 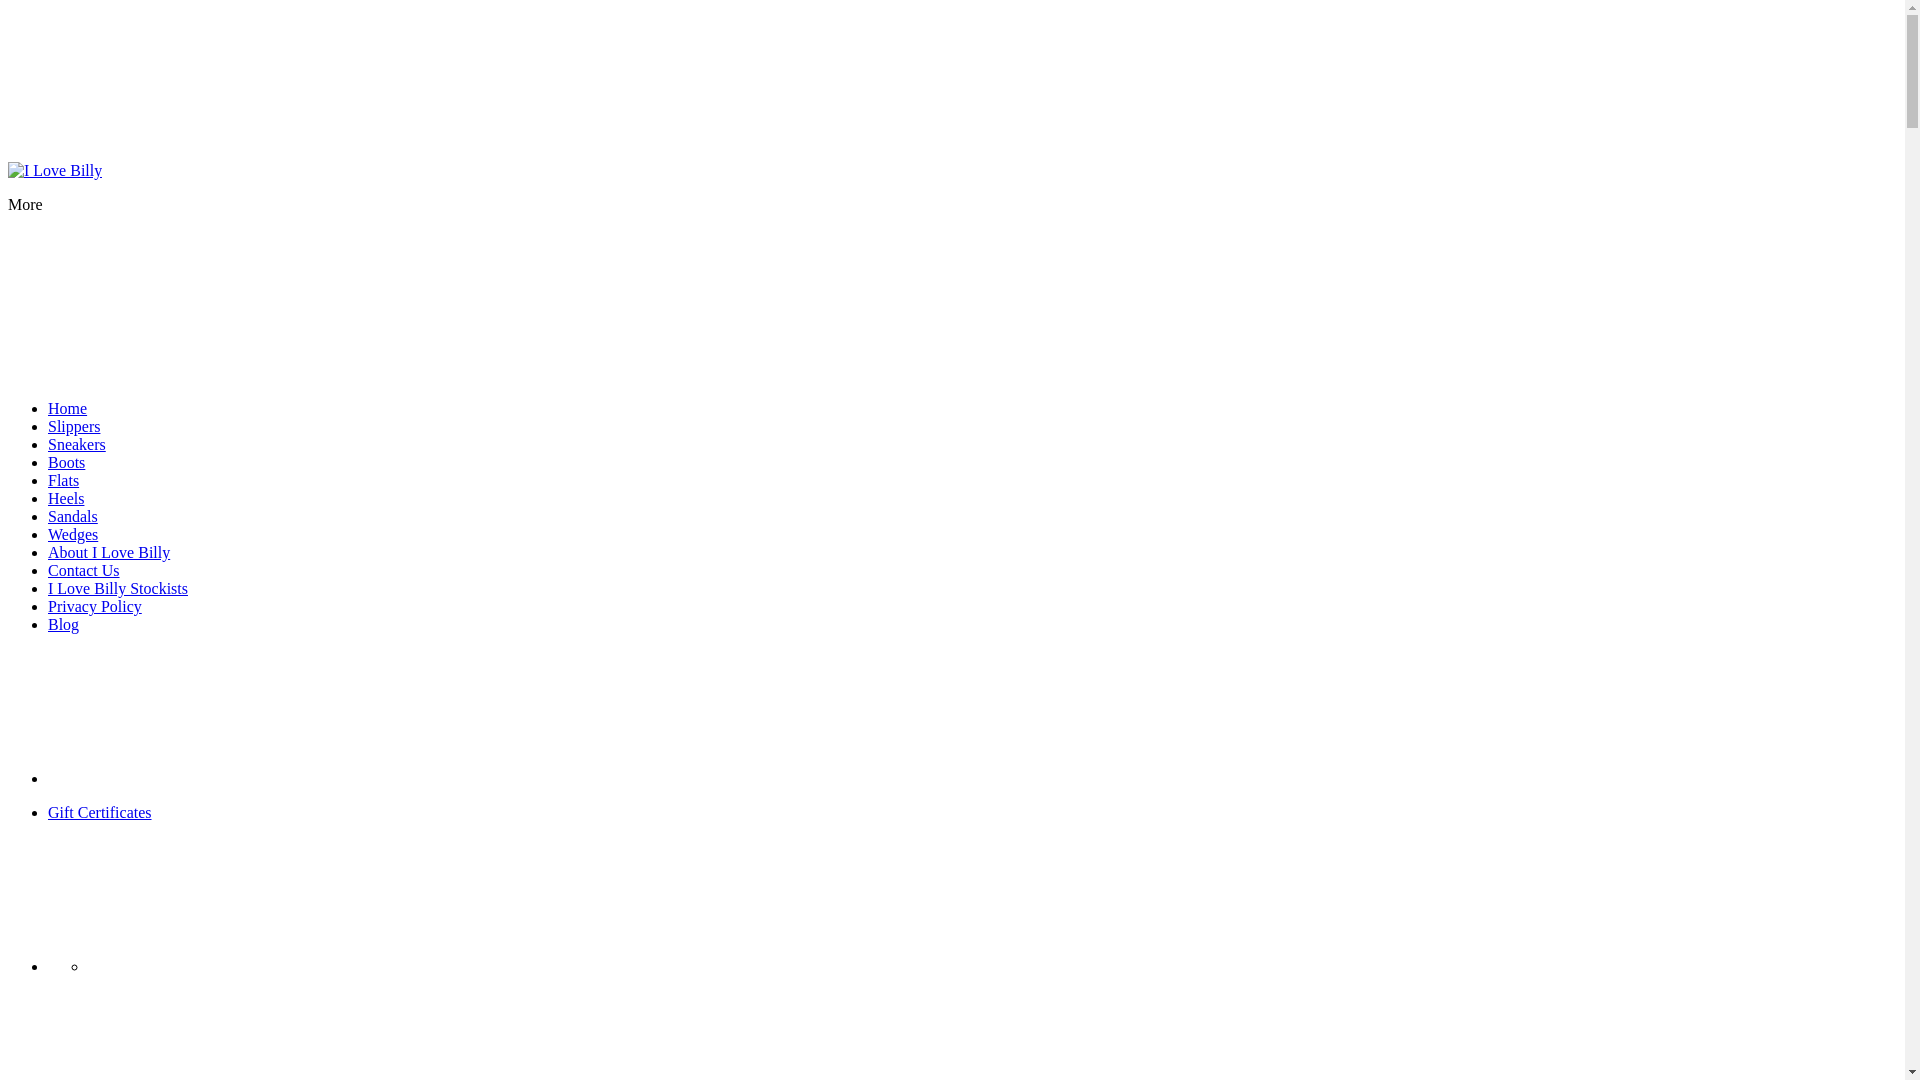 What do you see at coordinates (72, 533) in the screenshot?
I see `'Wedges'` at bounding box center [72, 533].